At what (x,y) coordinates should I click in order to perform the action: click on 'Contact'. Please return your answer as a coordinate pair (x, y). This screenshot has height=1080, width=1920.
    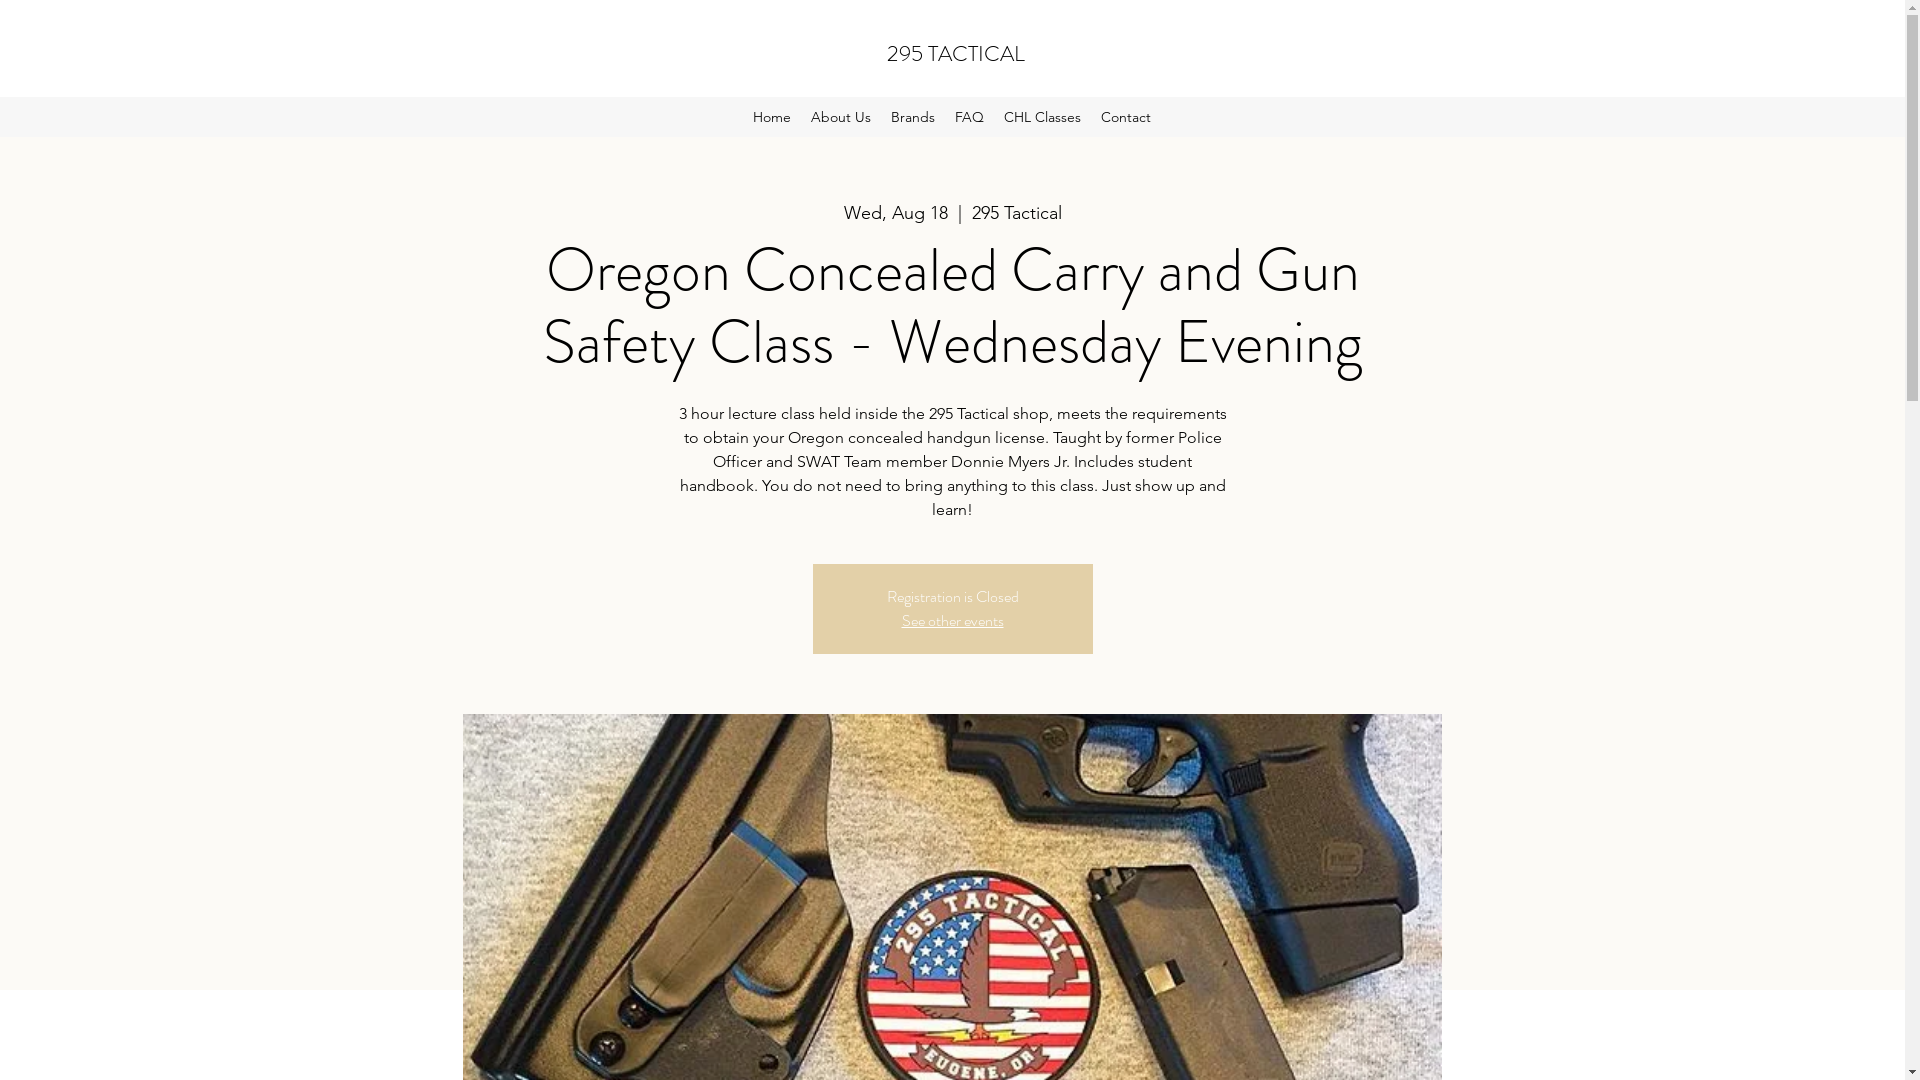
    Looking at the image, I should click on (1089, 116).